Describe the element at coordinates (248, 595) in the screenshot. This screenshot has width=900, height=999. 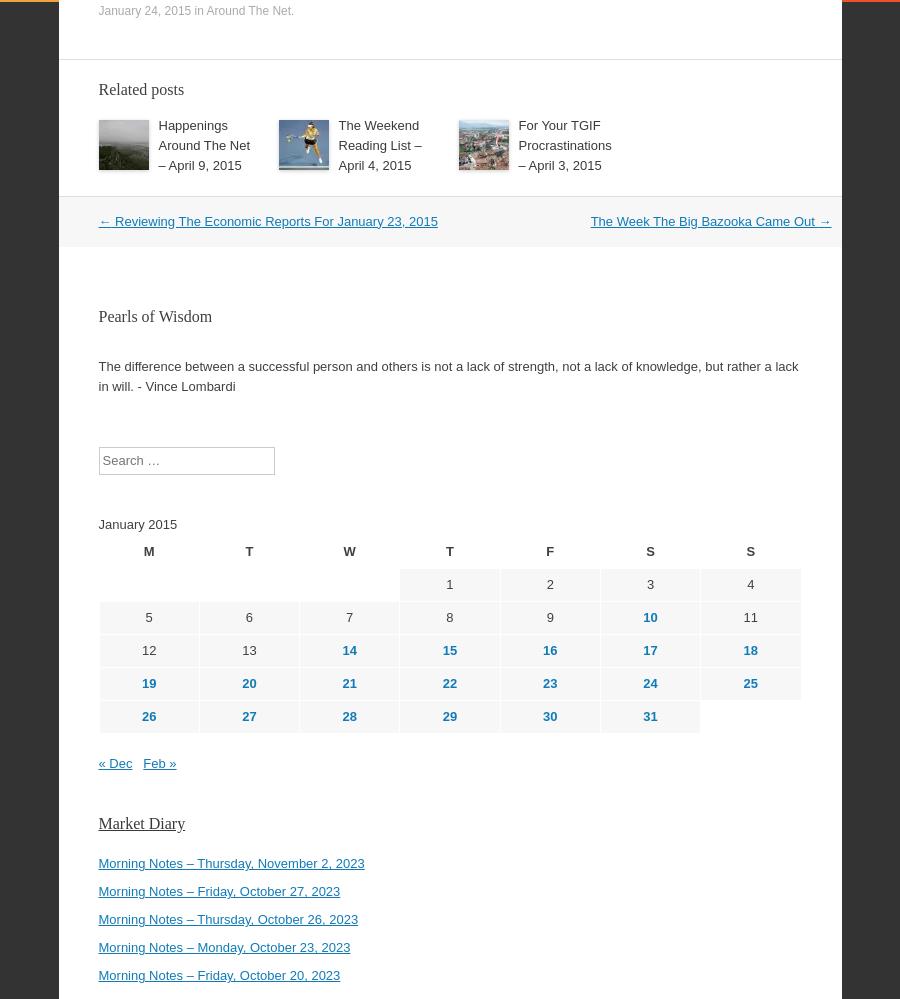
I see `'13'` at that location.